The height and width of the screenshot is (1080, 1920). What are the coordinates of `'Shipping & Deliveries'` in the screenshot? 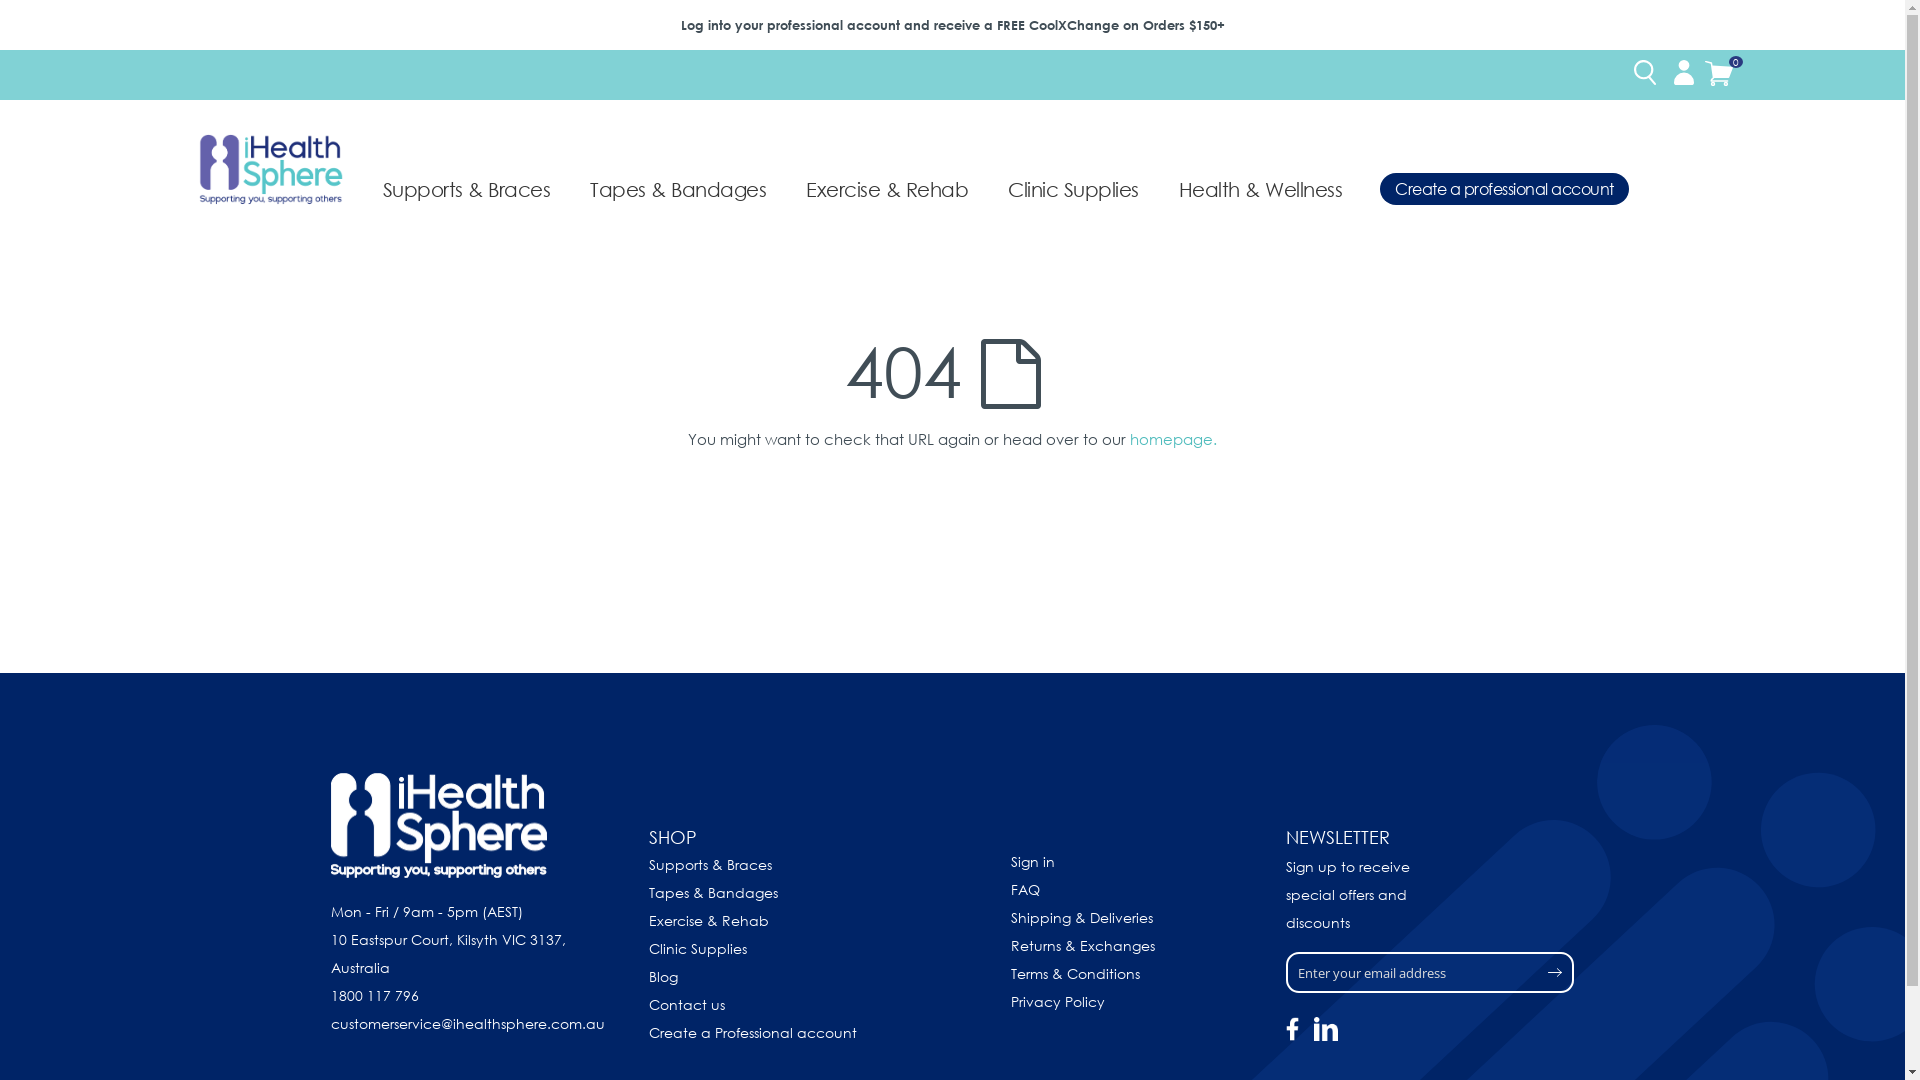 It's located at (1080, 917).